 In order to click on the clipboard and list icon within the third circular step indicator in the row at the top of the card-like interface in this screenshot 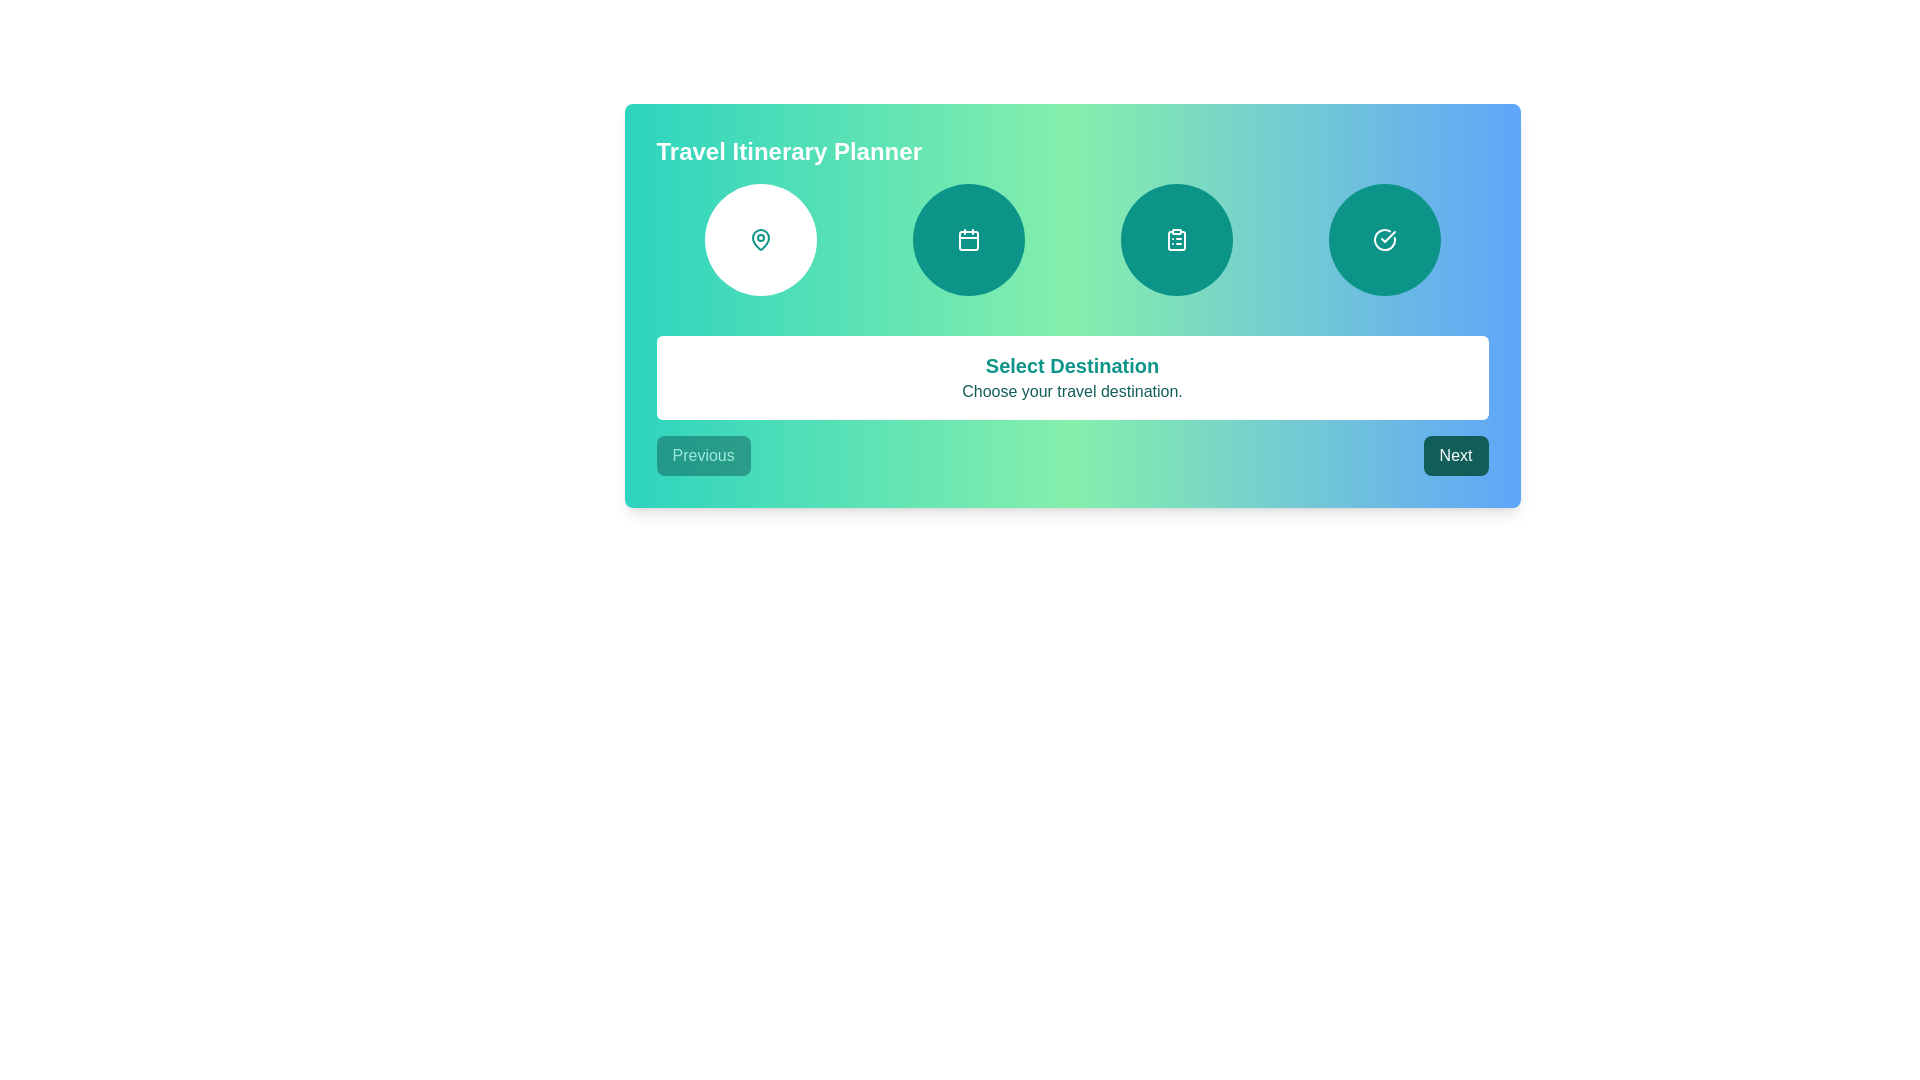, I will do `click(1176, 238)`.